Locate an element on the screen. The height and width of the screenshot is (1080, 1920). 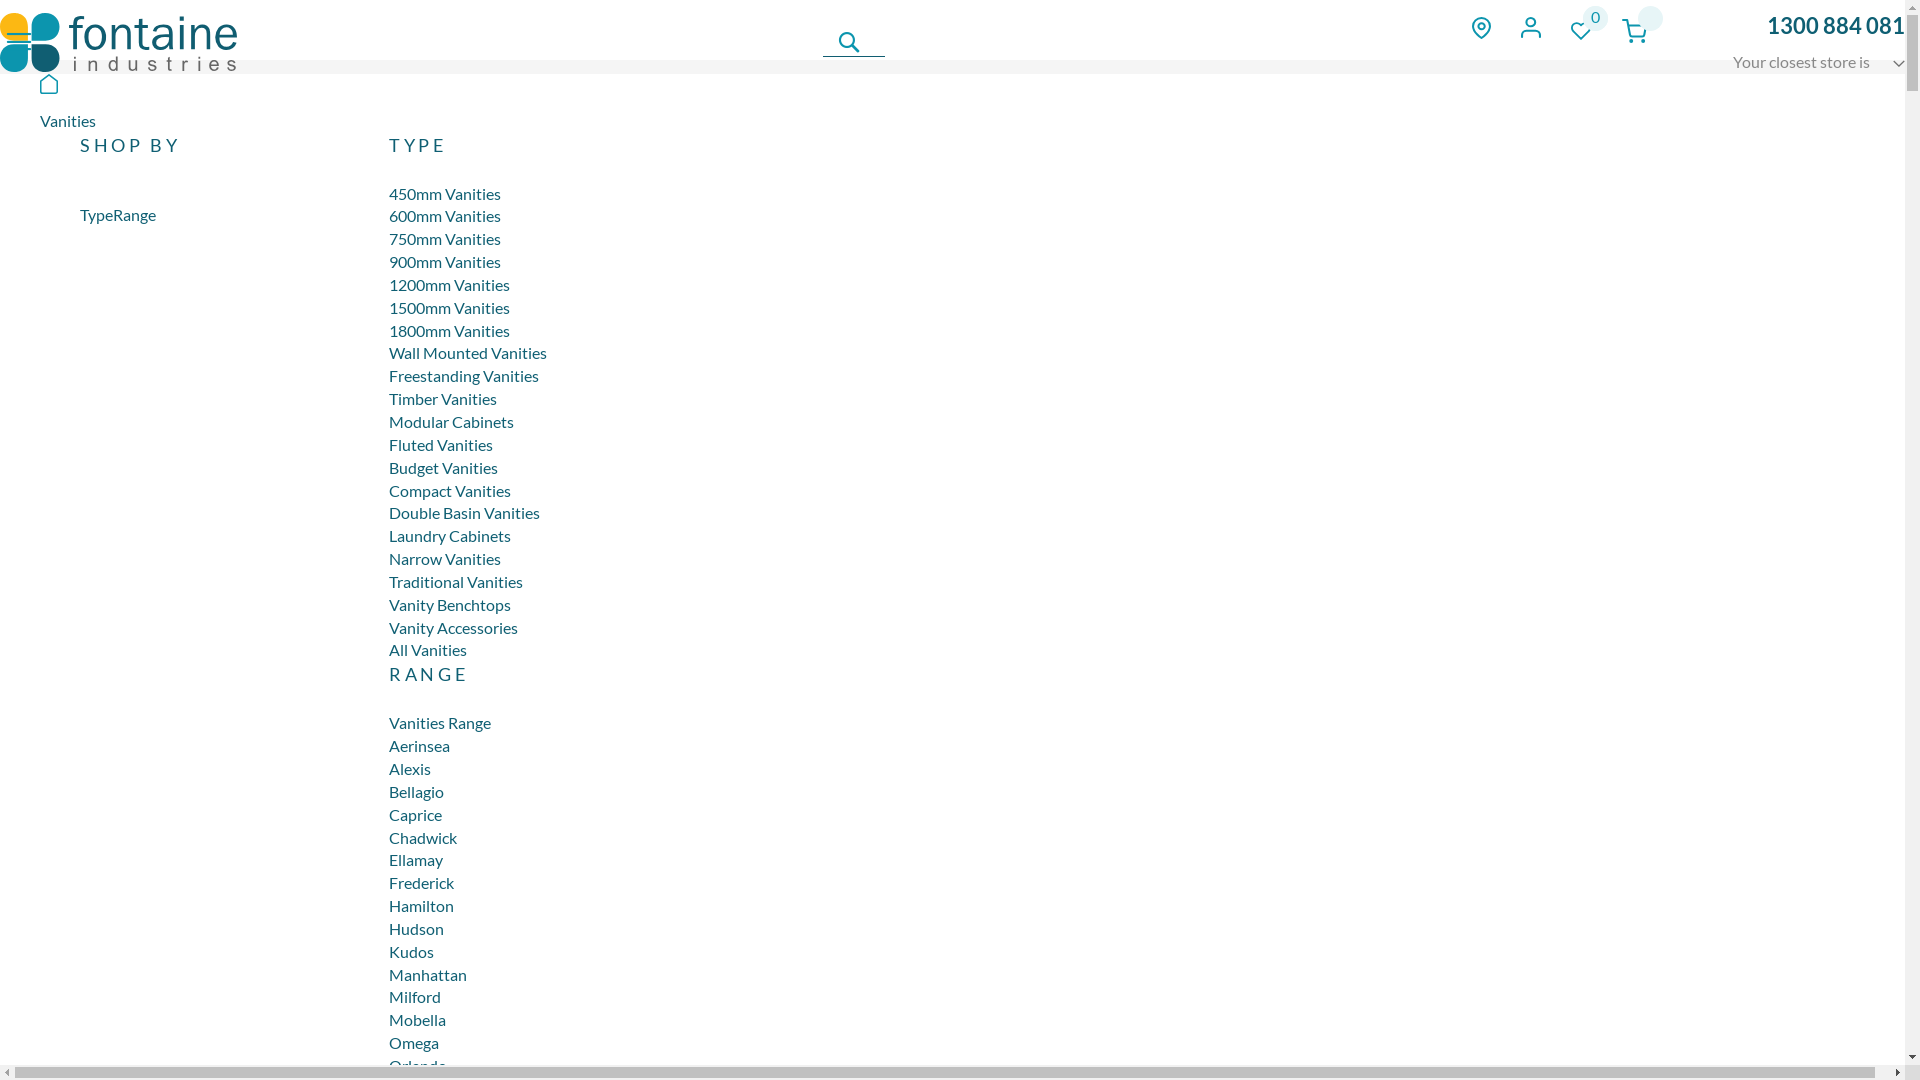
'Milford' is located at coordinates (413, 996).